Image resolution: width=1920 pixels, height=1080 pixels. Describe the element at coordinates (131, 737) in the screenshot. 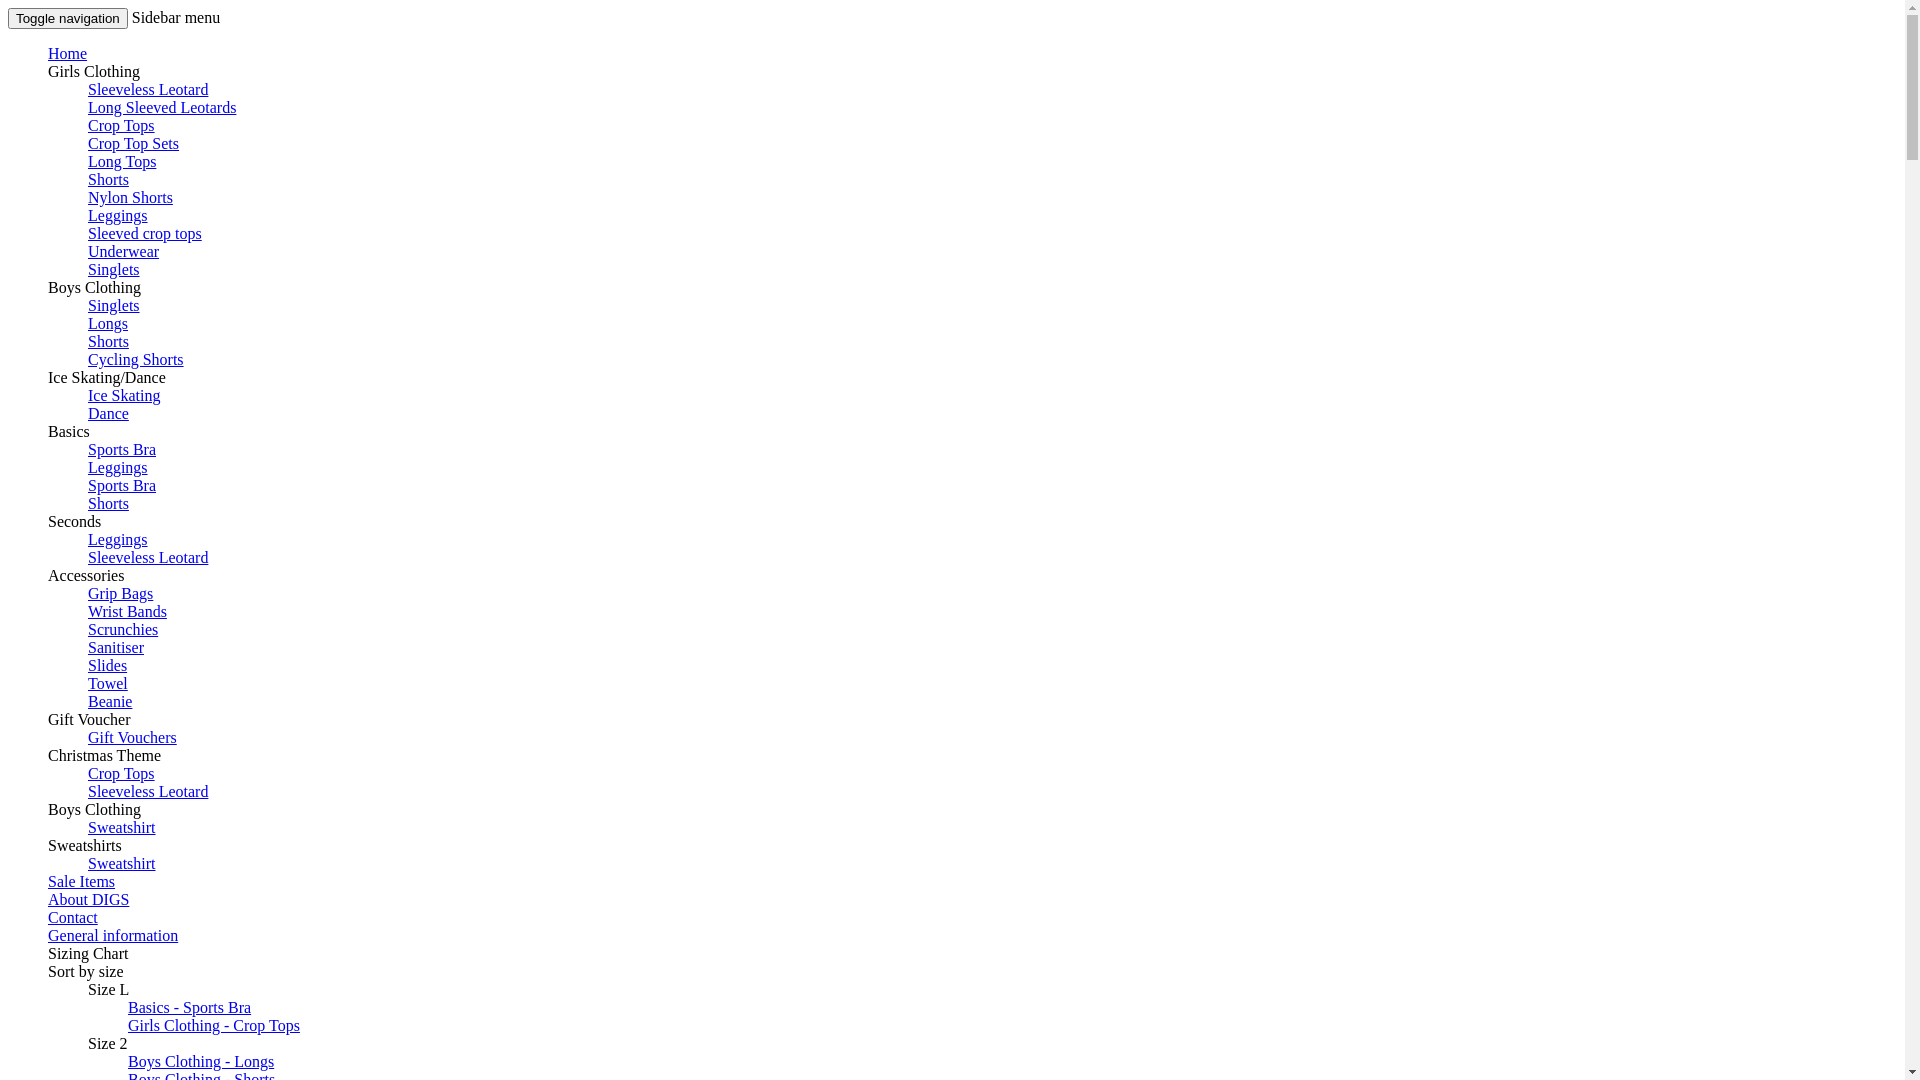

I see `'Gift Vouchers'` at that location.